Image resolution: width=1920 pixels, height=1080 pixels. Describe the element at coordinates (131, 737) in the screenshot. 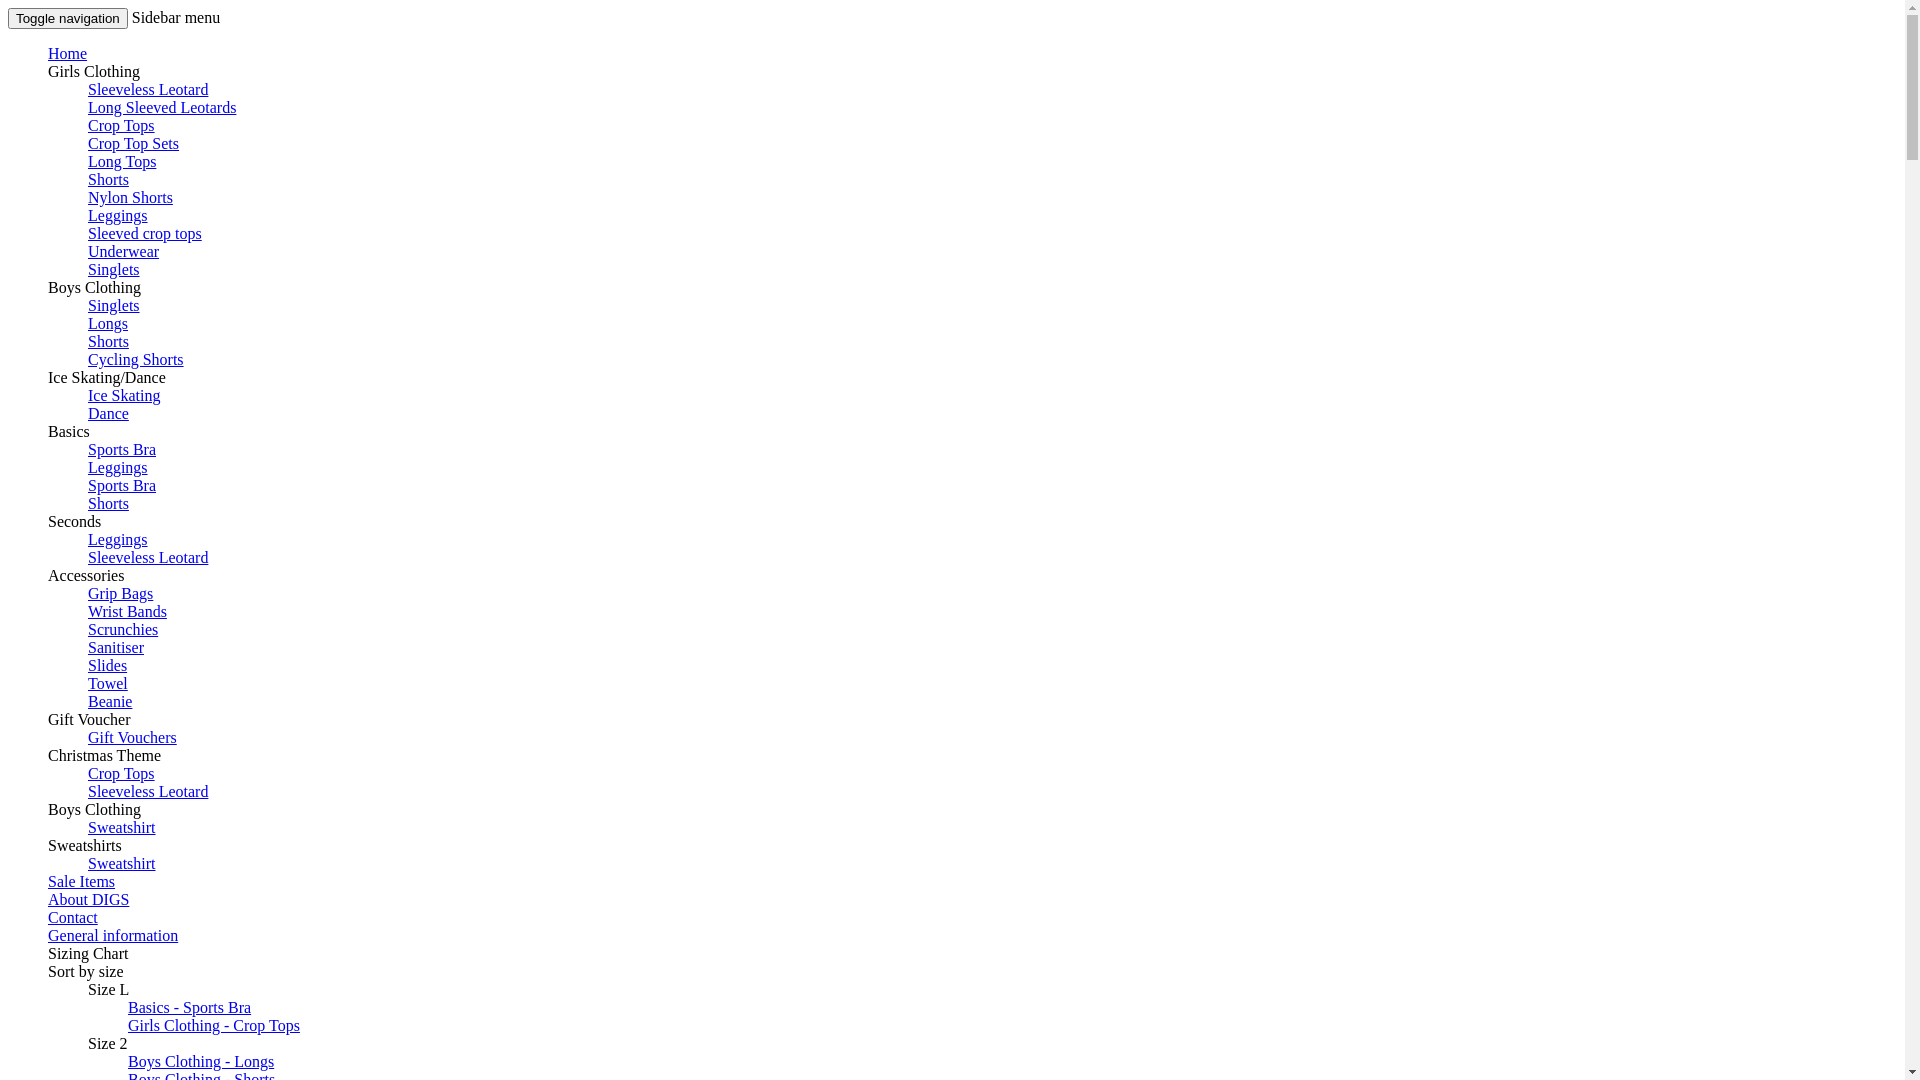

I see `'Gift Vouchers'` at that location.